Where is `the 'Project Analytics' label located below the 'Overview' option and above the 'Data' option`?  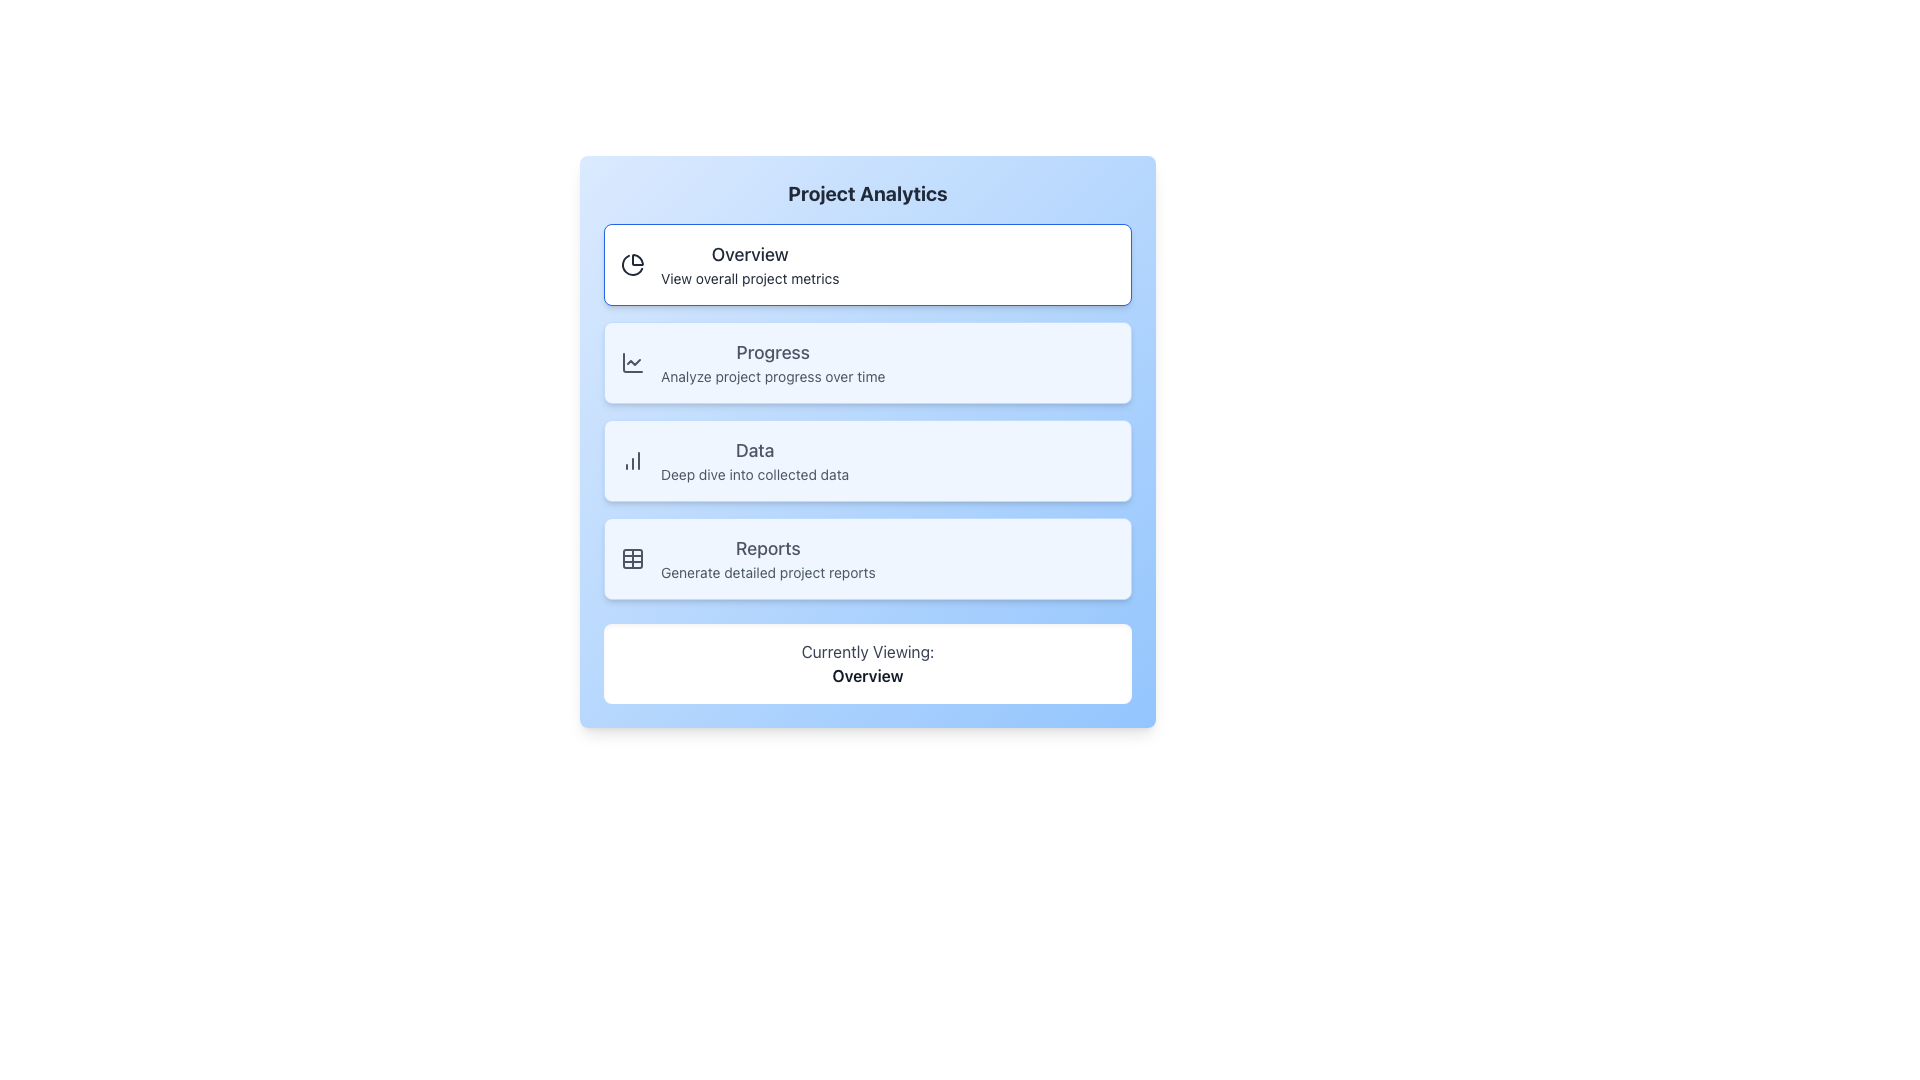 the 'Project Analytics' label located below the 'Overview' option and above the 'Data' option is located at coordinates (771, 362).